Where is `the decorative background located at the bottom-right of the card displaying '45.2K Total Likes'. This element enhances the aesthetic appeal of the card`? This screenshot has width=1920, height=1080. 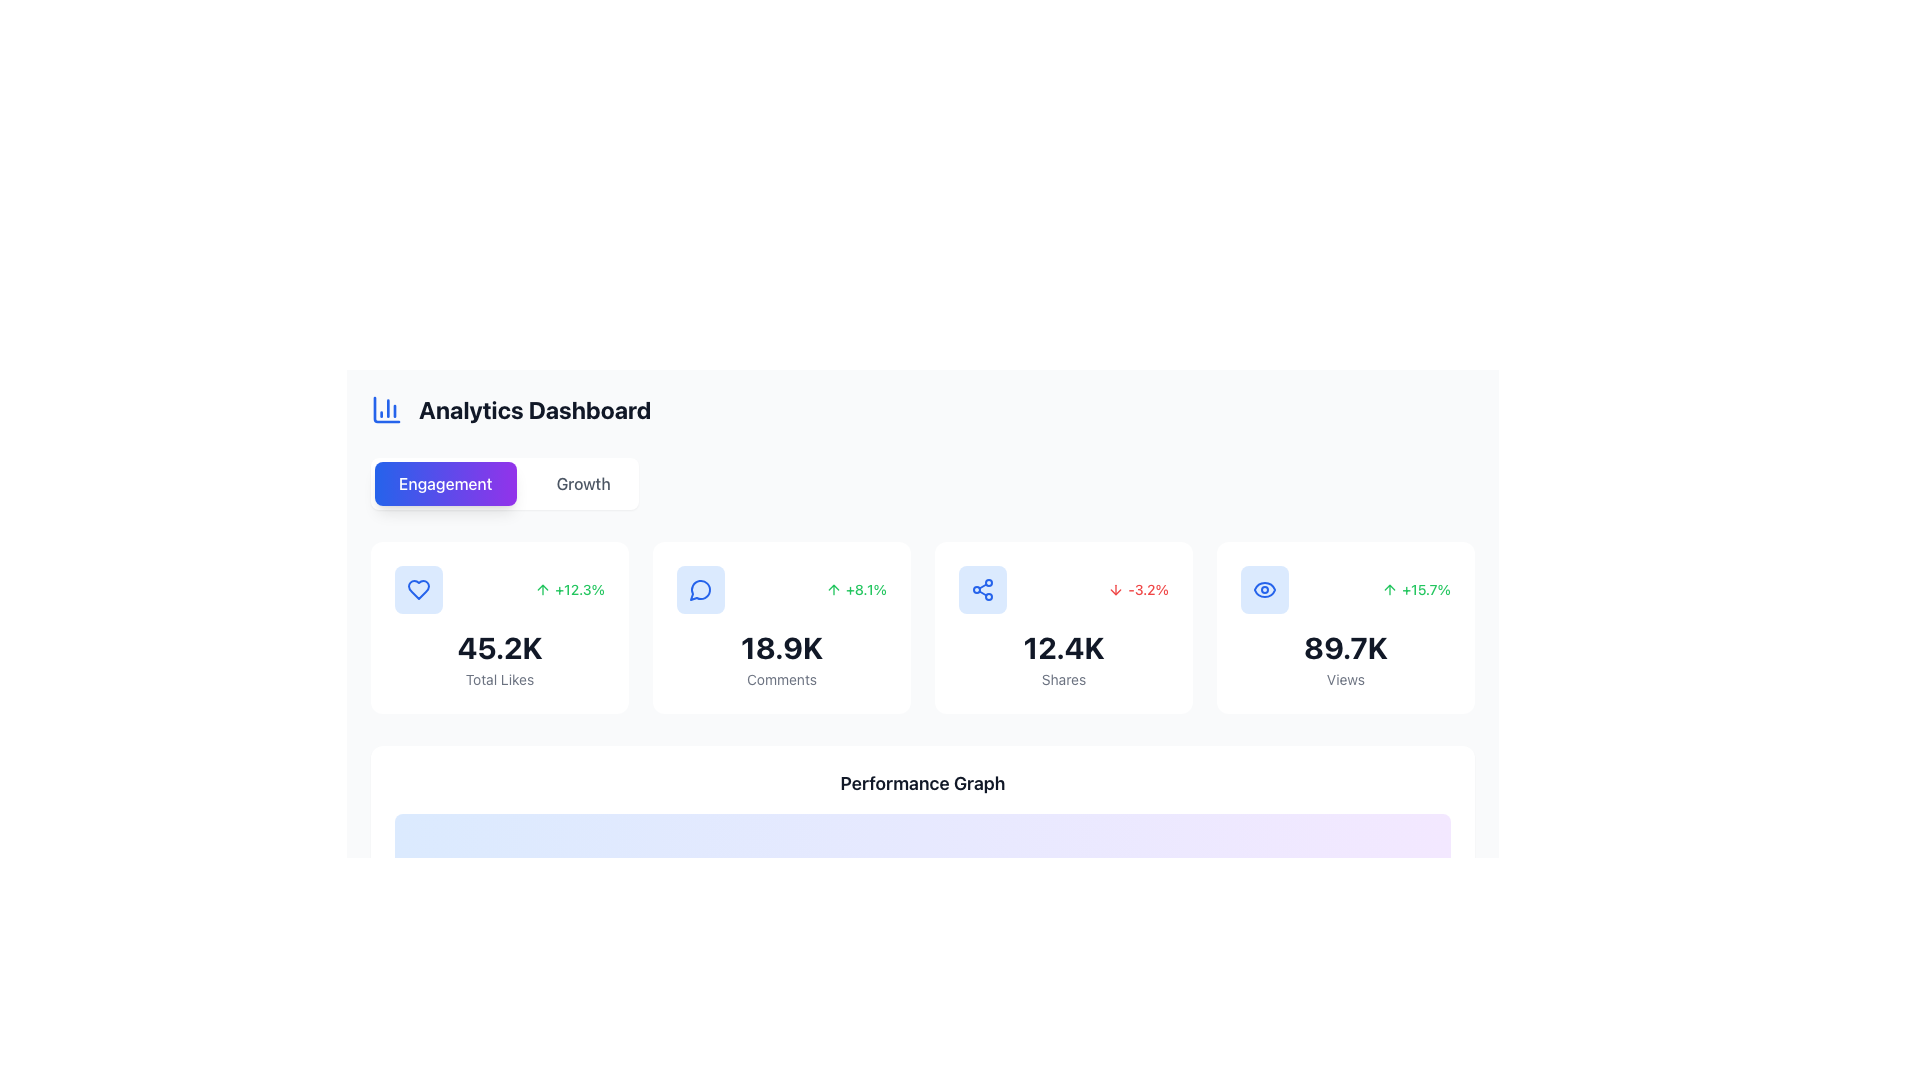
the decorative background located at the bottom-right of the card displaying '45.2K Total Likes'. This element enhances the aesthetic appeal of the card is located at coordinates (595, 681).